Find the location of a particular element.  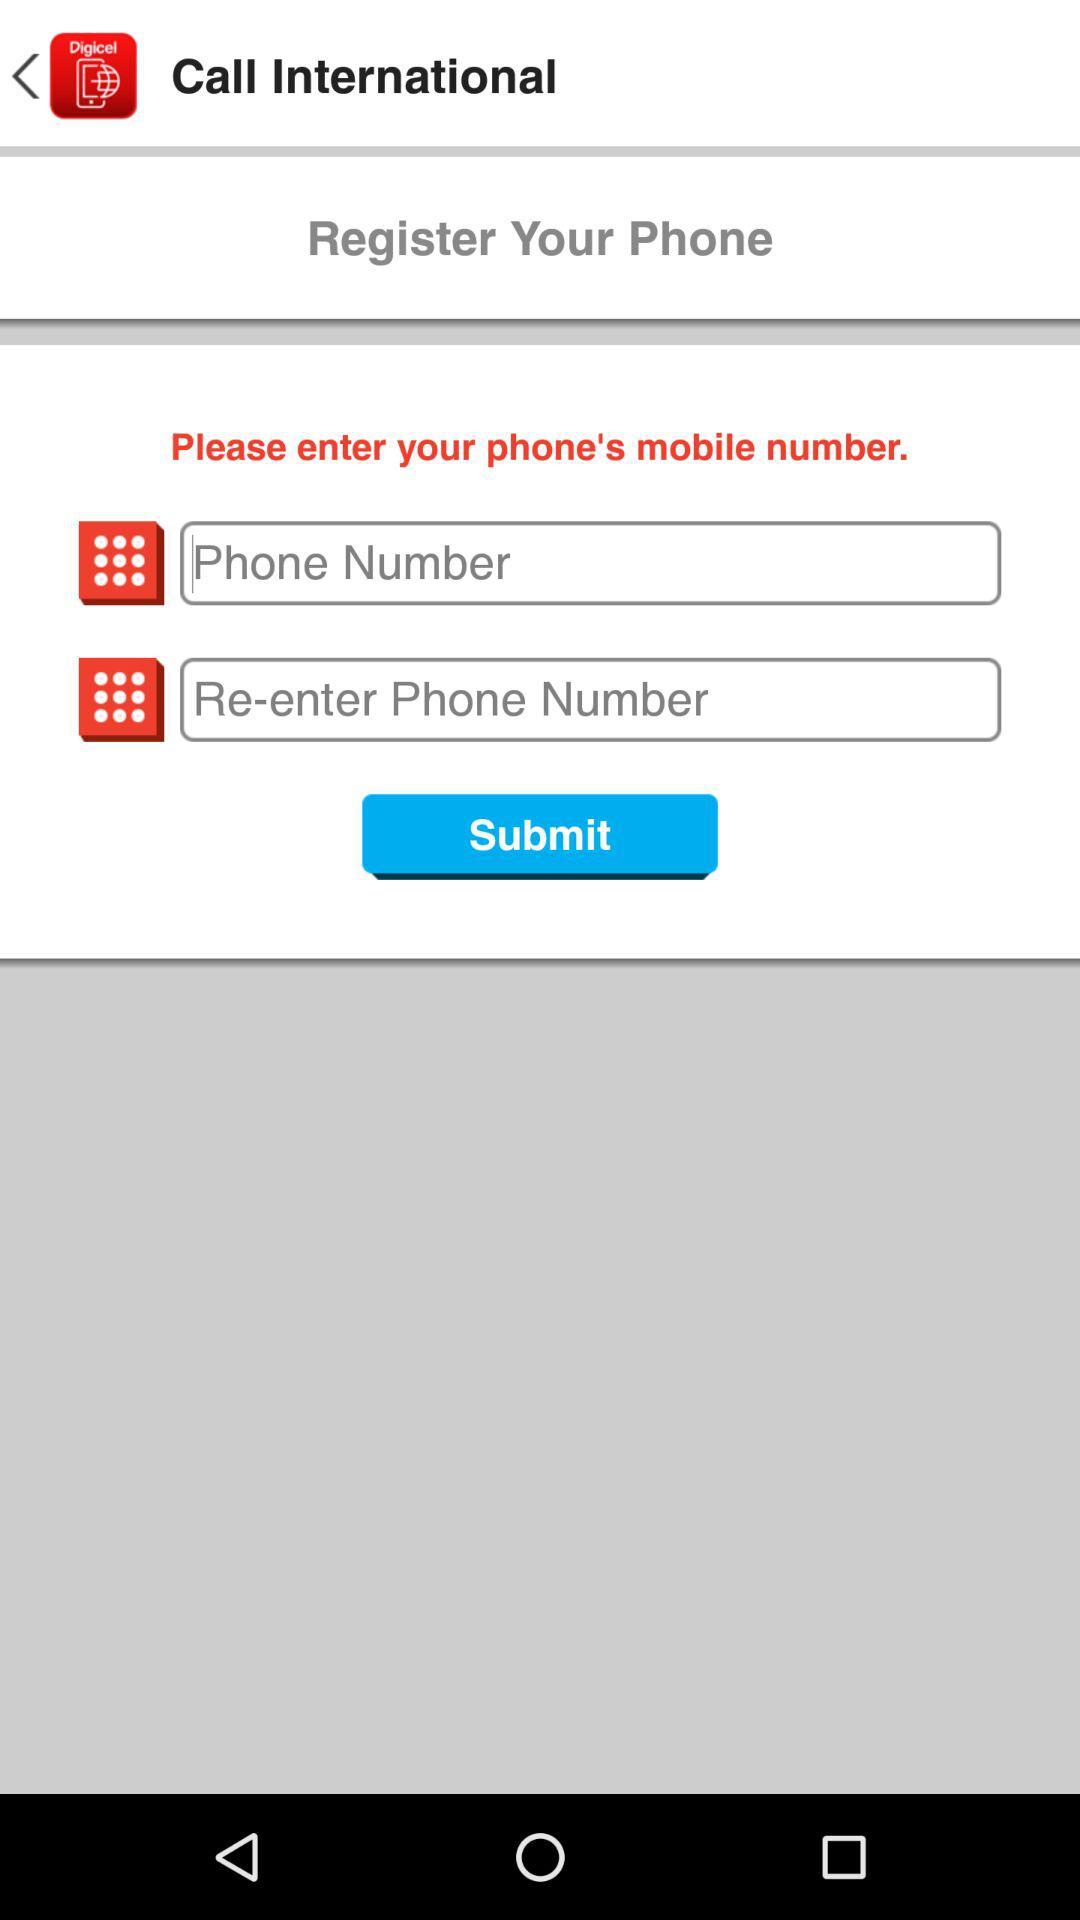

the icon next to the call international is located at coordinates (71, 76).